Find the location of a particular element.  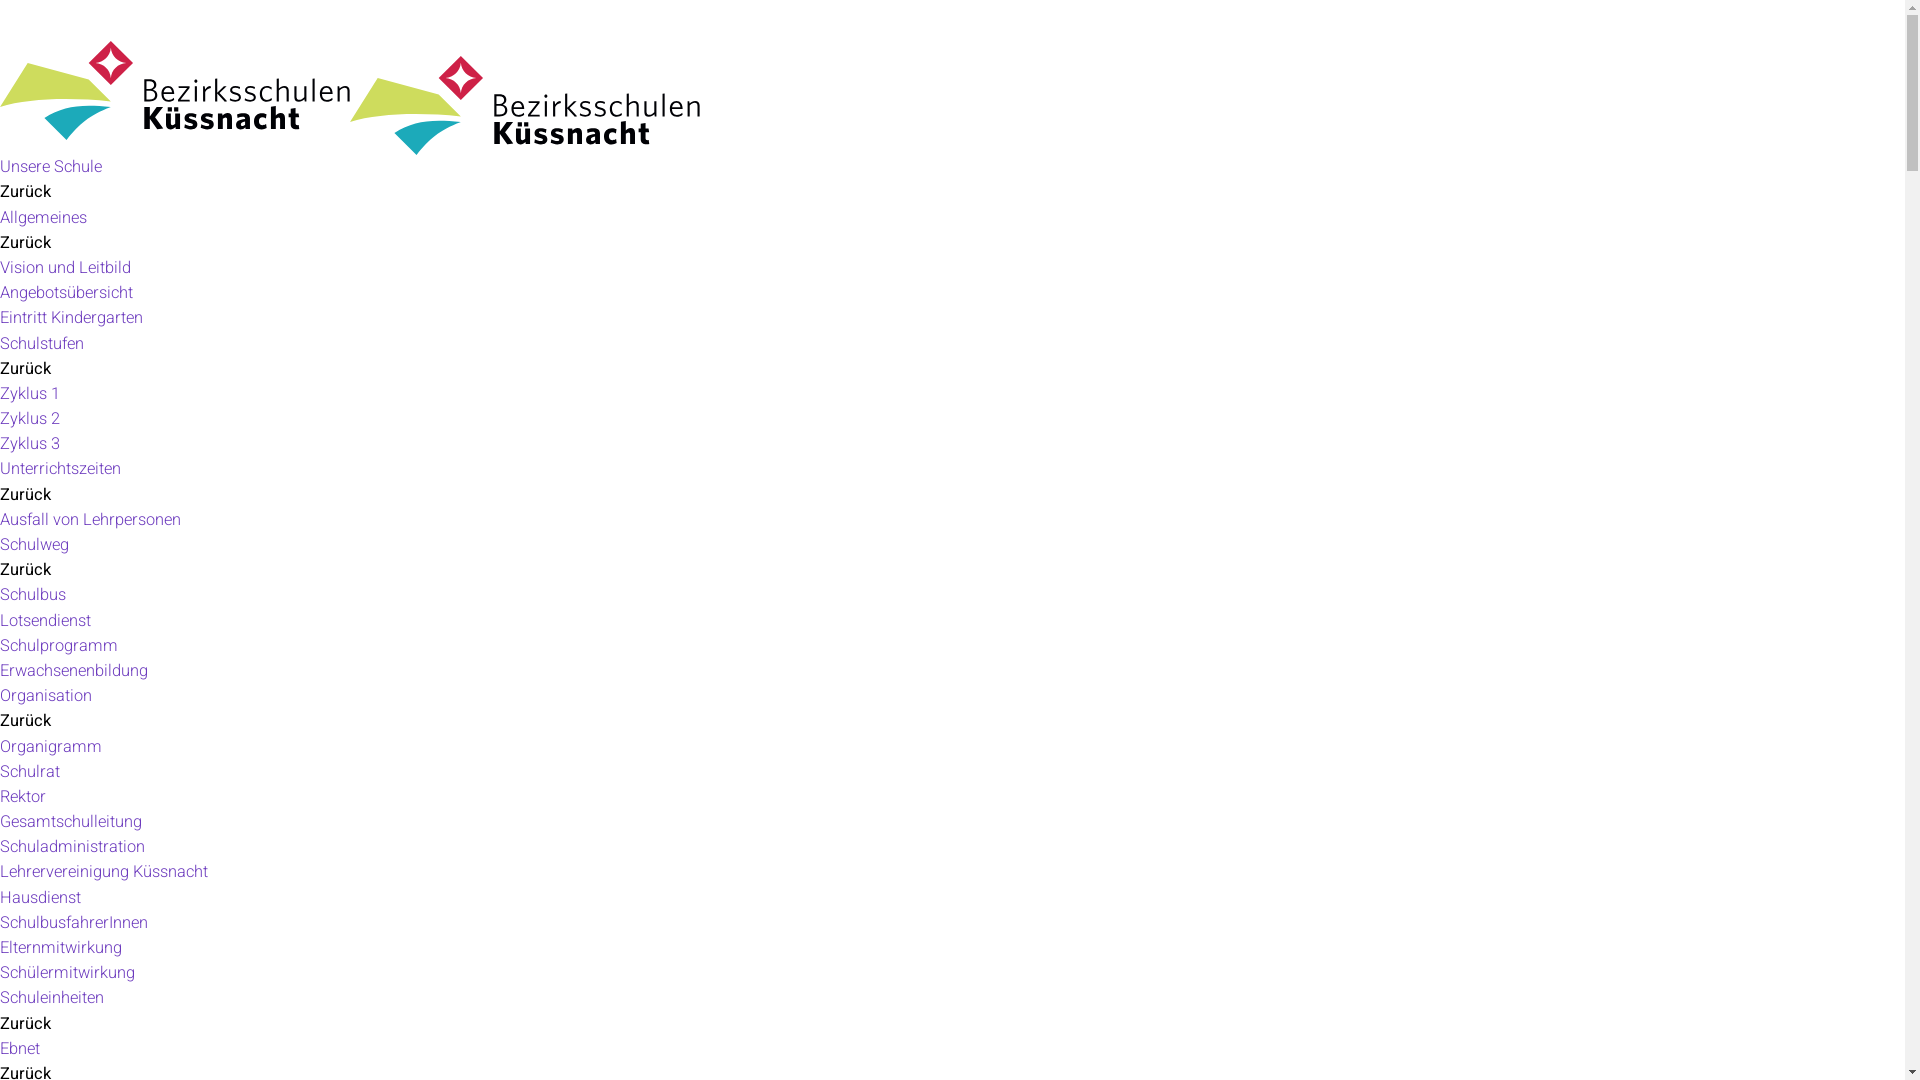

'Zyklus 1' is located at coordinates (29, 393).